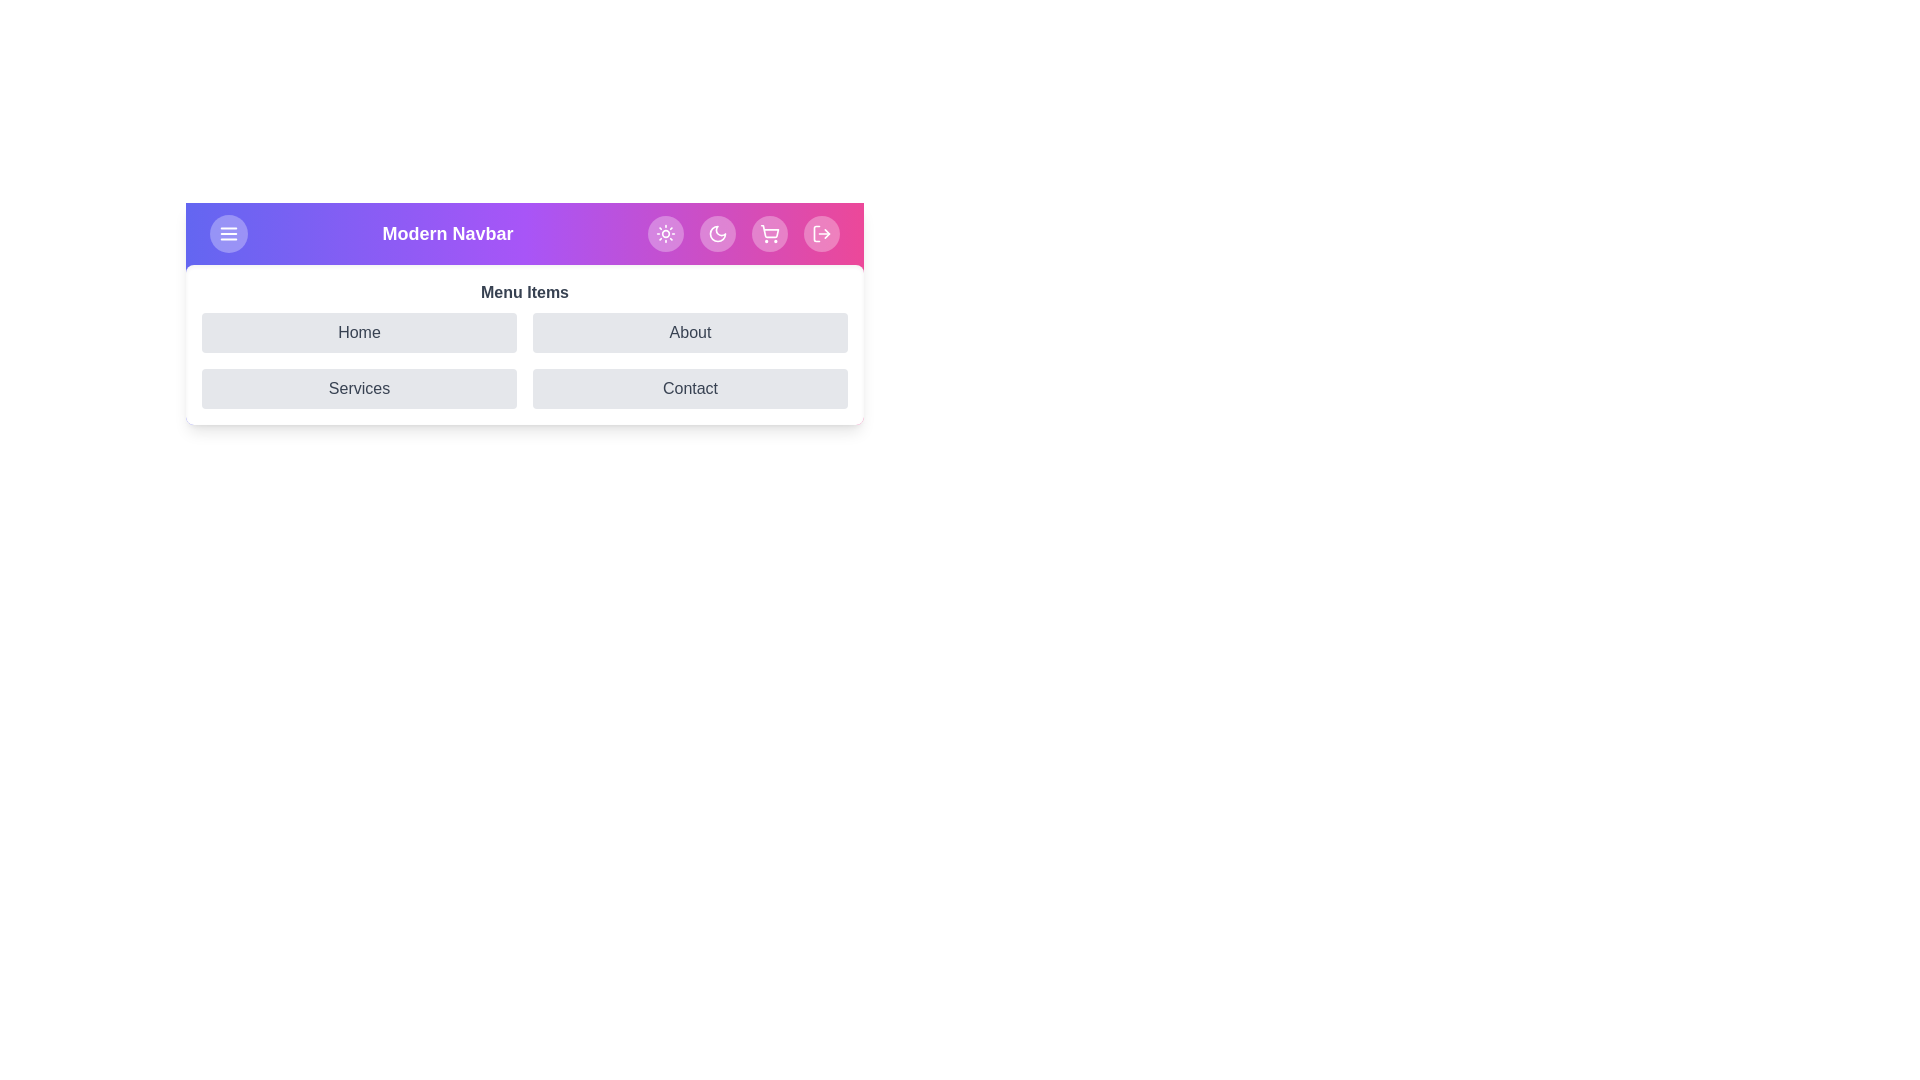 Image resolution: width=1920 pixels, height=1080 pixels. I want to click on the 'ShoppingCart' icon button, so click(768, 233).